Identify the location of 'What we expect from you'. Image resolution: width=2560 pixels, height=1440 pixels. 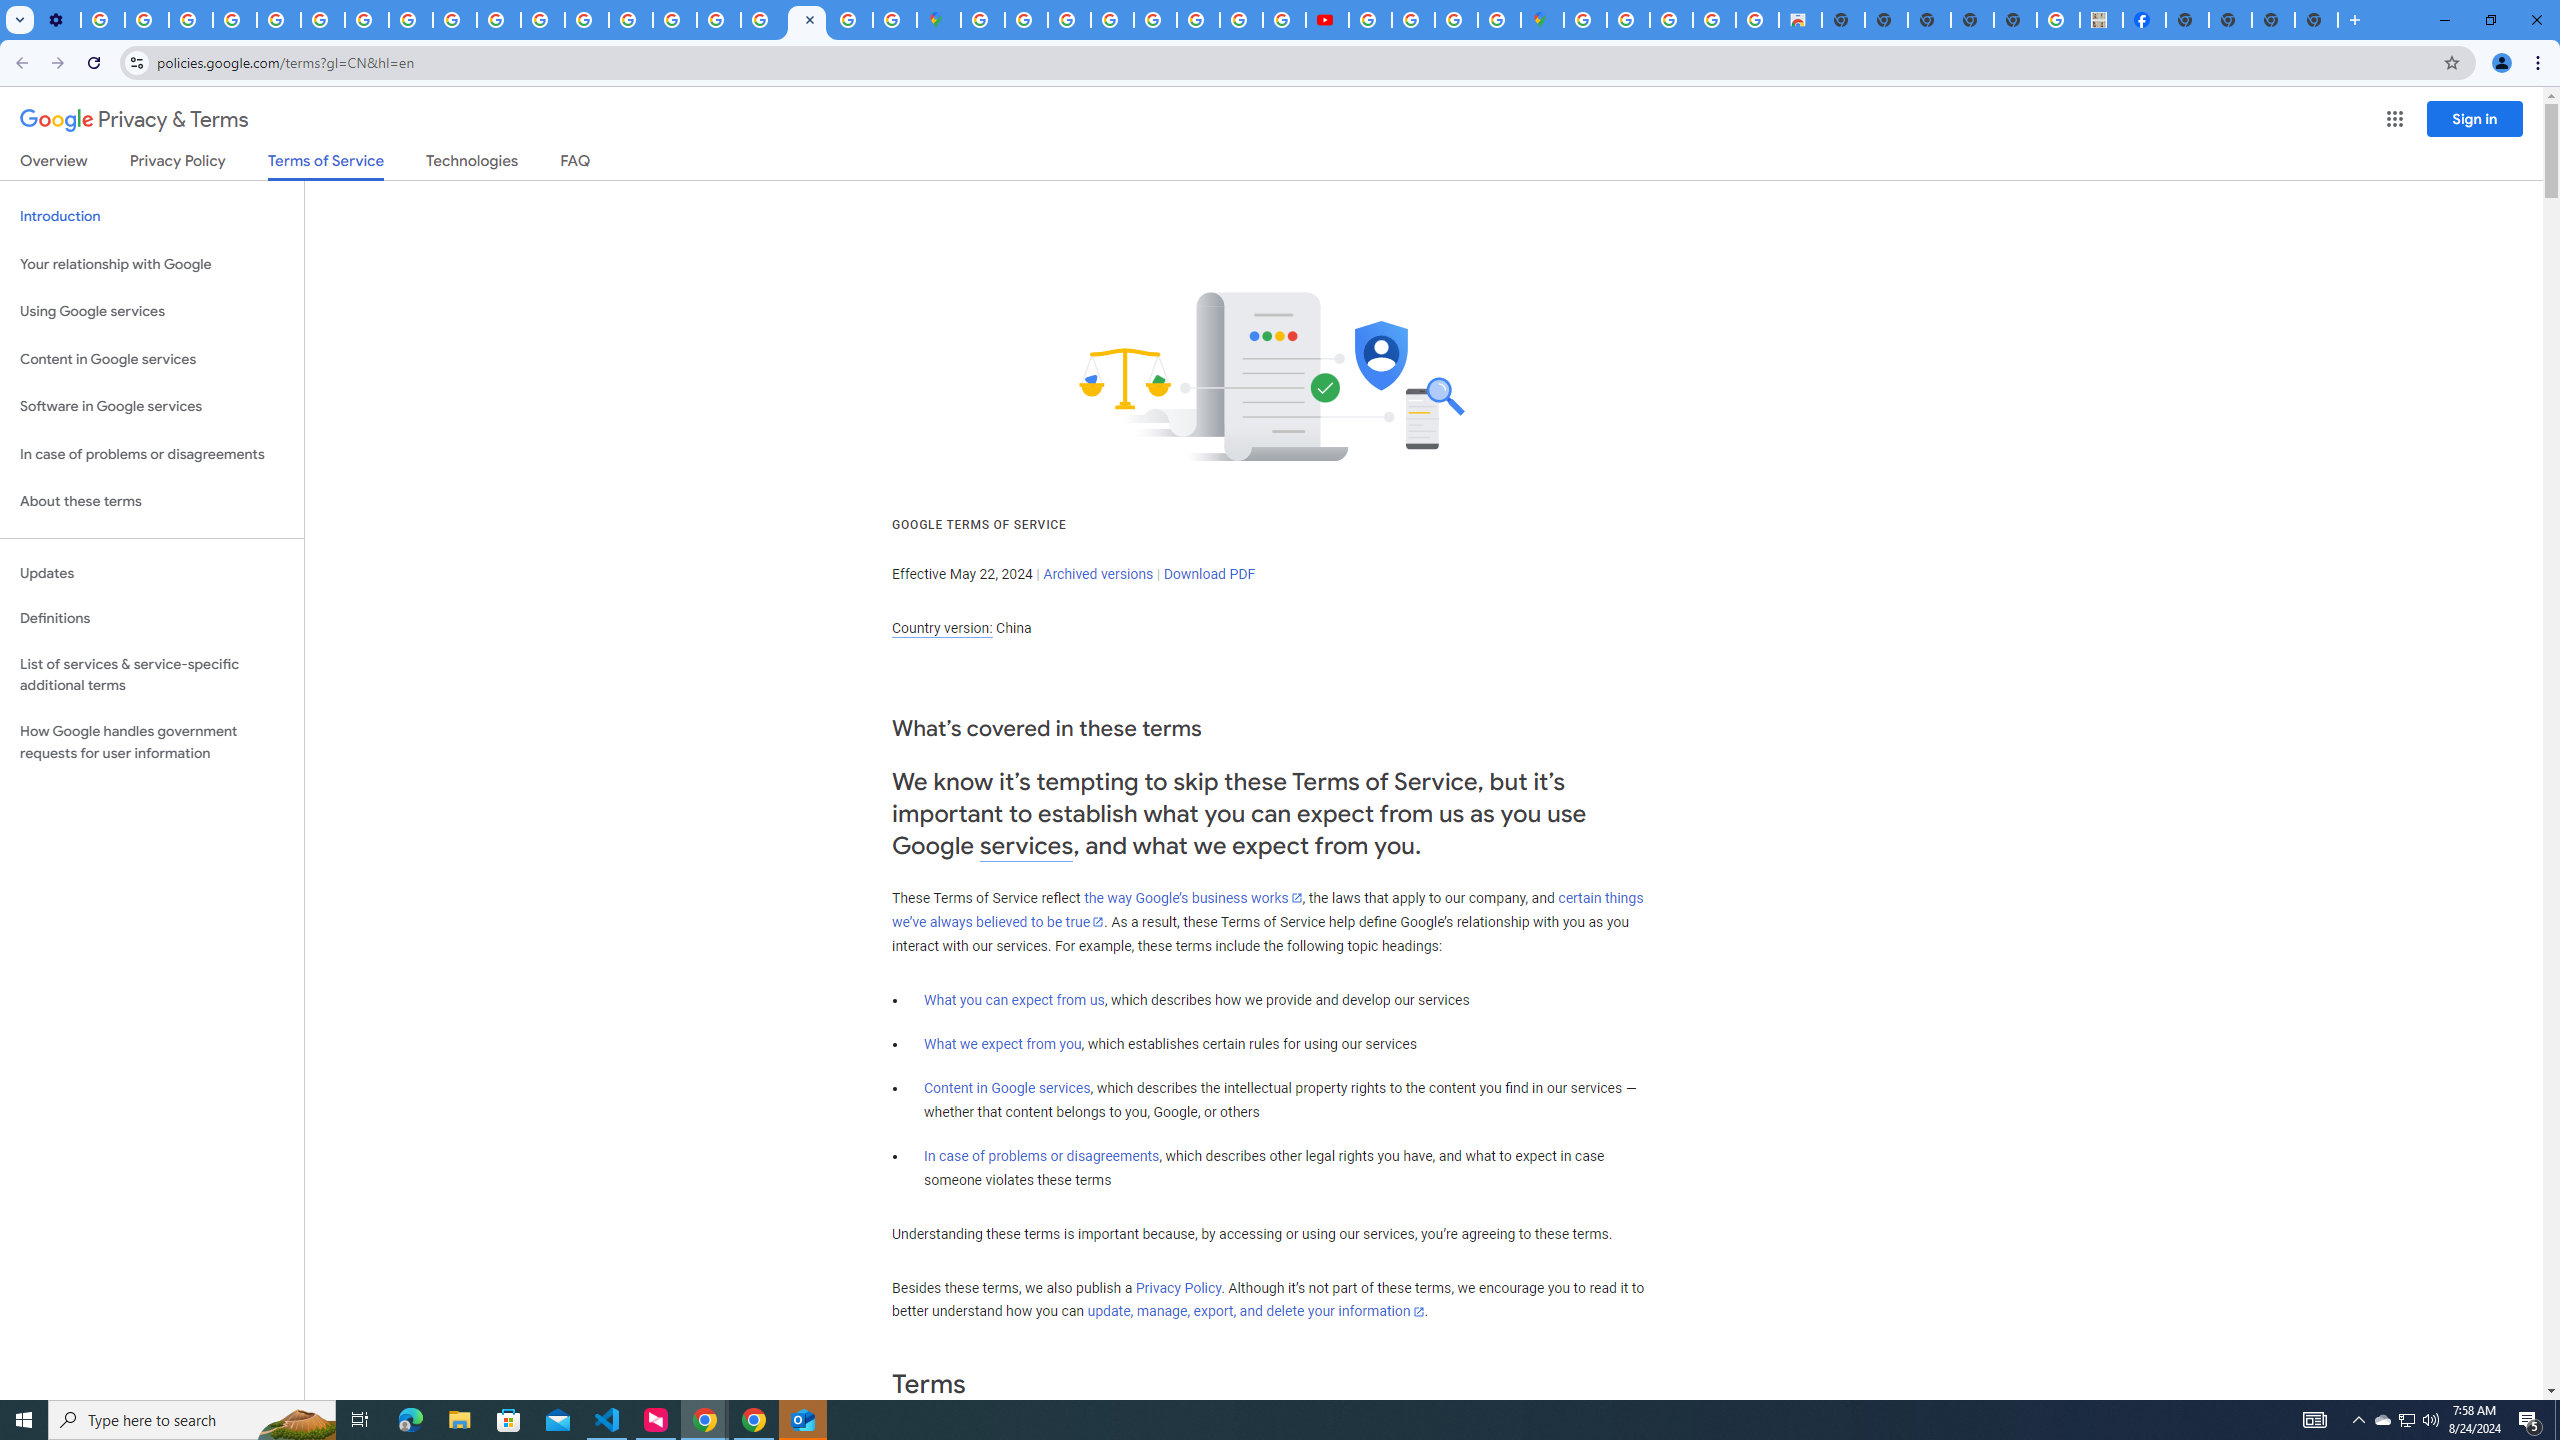
(1002, 1043).